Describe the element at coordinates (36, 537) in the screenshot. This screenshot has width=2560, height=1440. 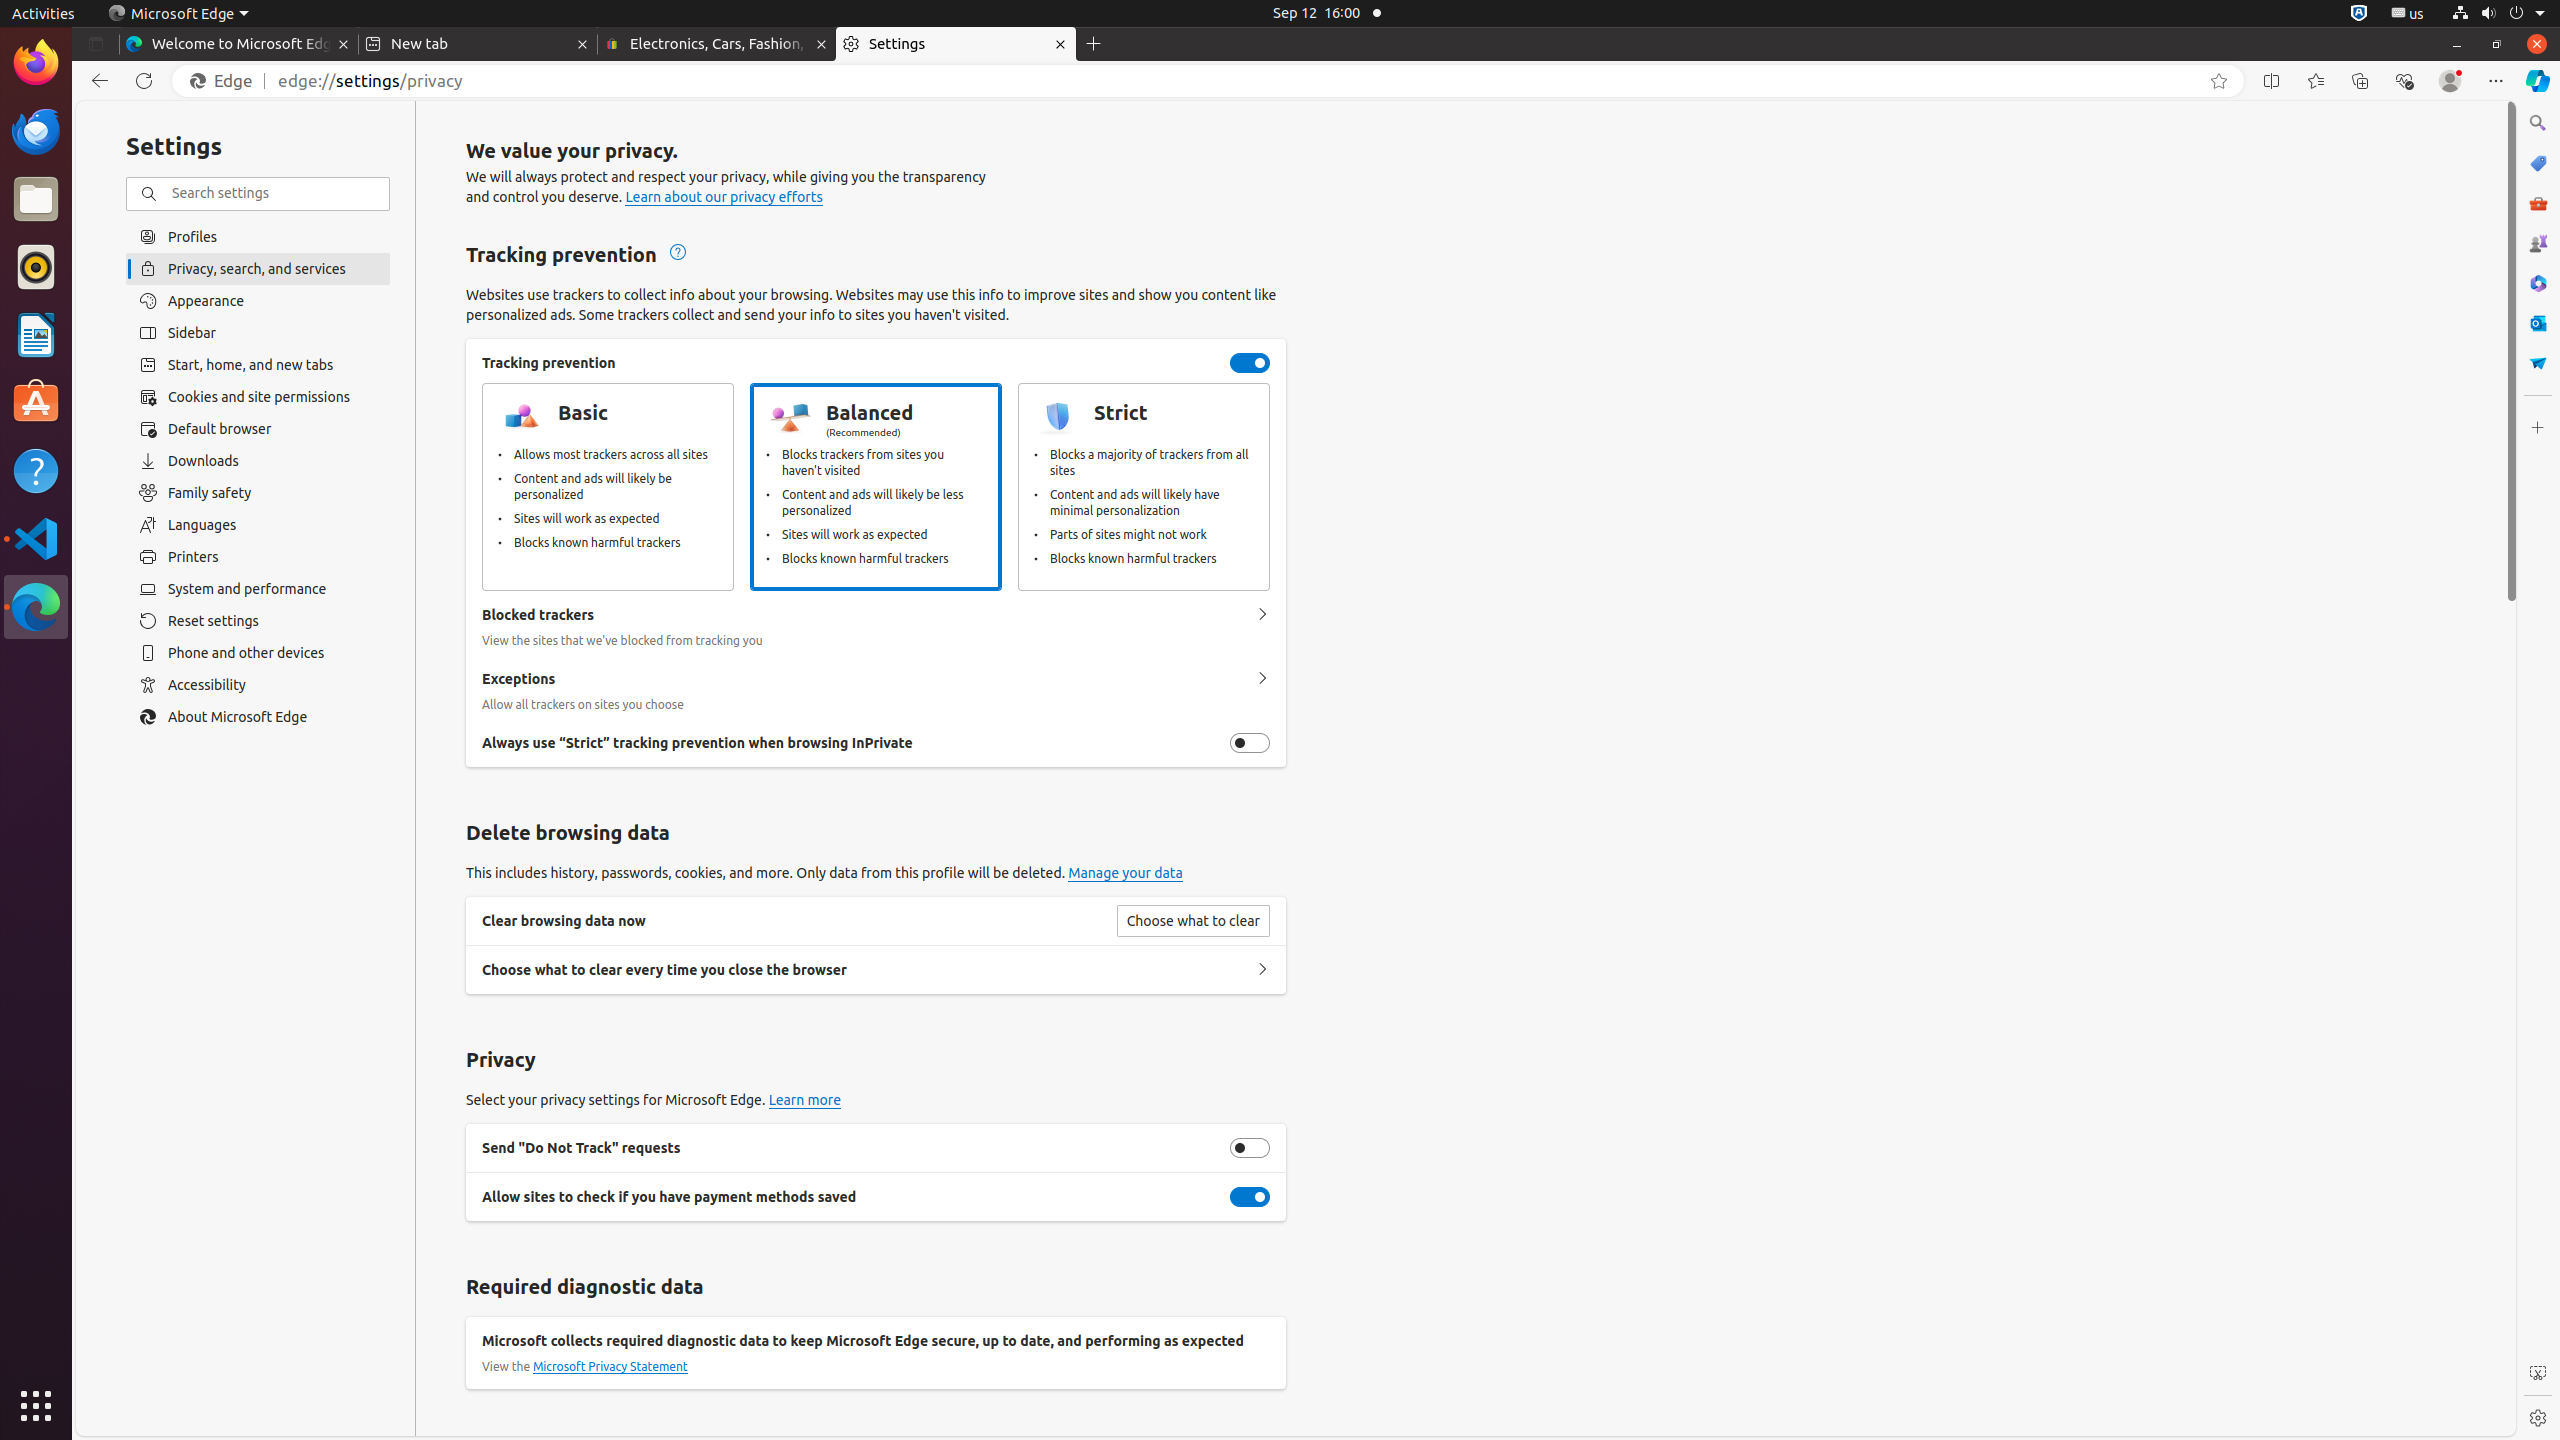
I see `'Visual Studio Code'` at that location.